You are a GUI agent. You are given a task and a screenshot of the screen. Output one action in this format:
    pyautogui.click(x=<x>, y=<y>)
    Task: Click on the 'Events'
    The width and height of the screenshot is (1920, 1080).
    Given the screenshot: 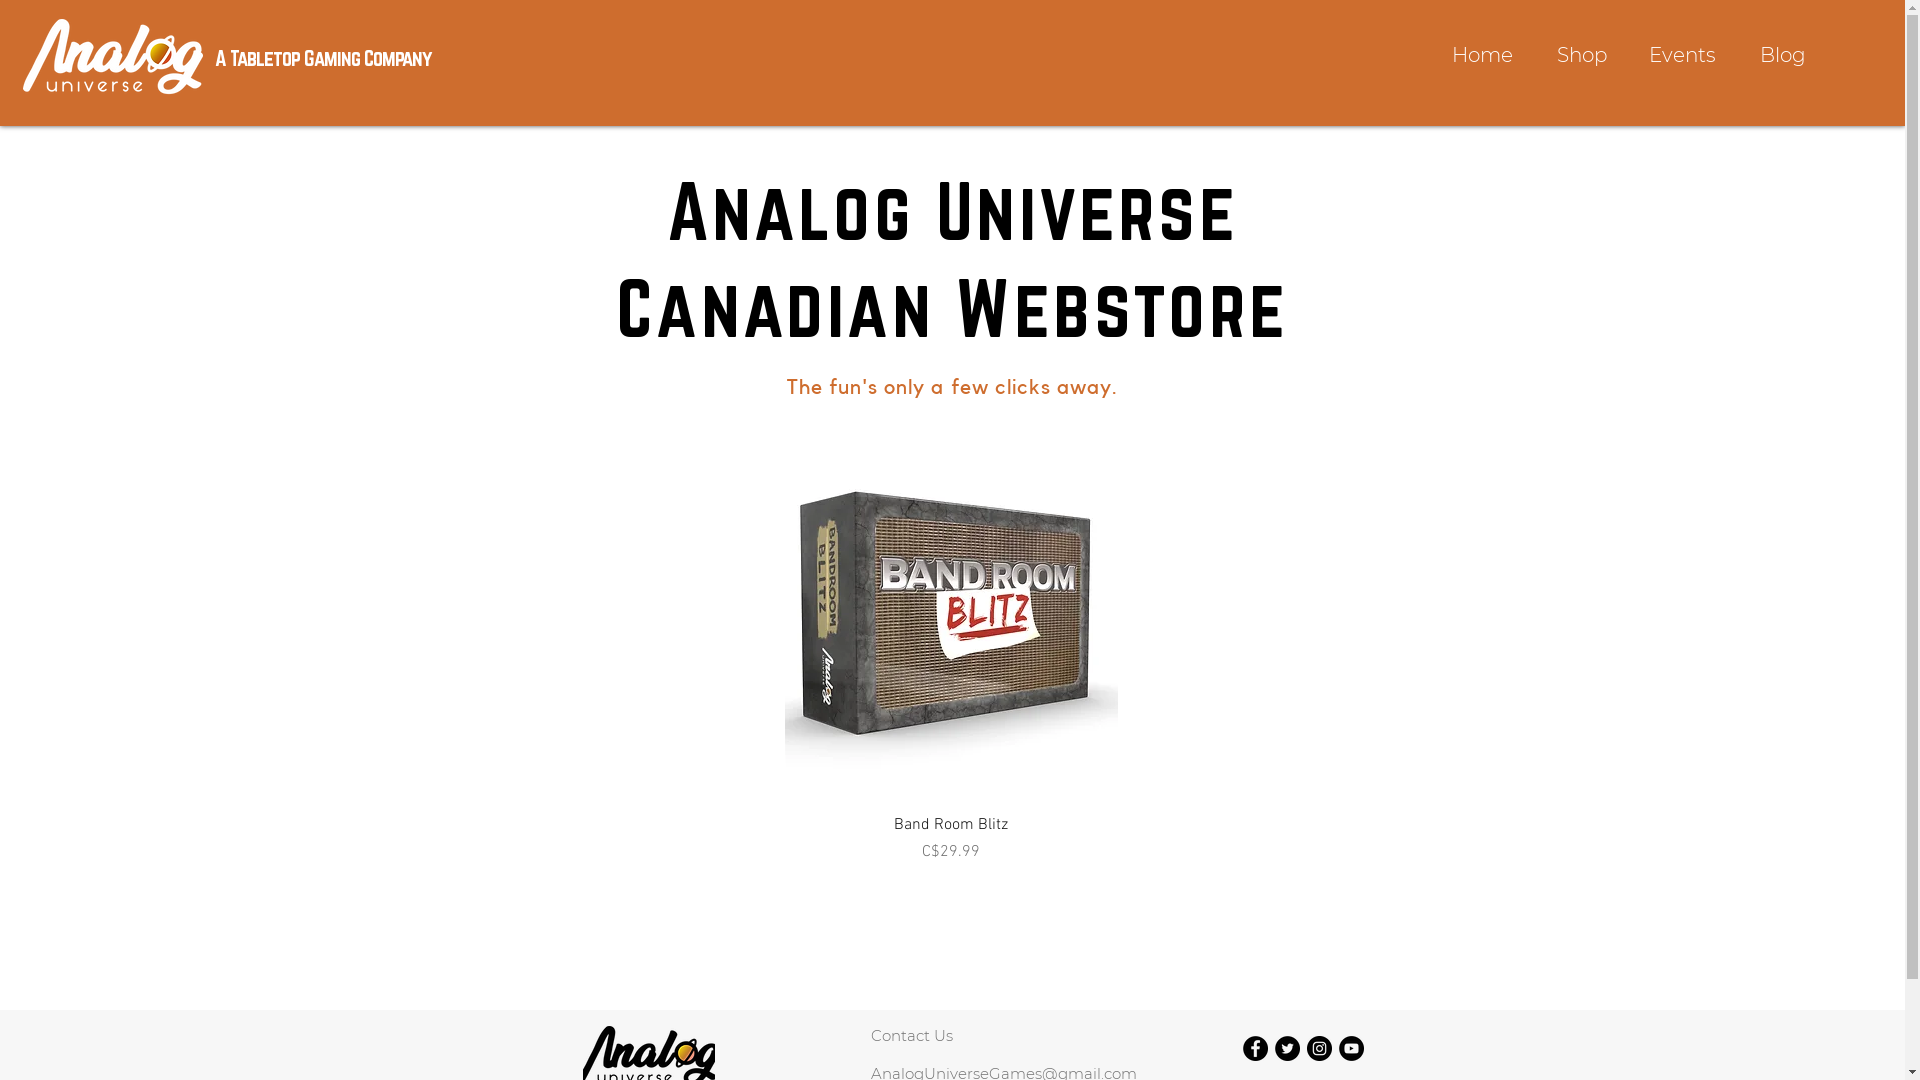 What is the action you would take?
    pyautogui.click(x=1681, y=56)
    